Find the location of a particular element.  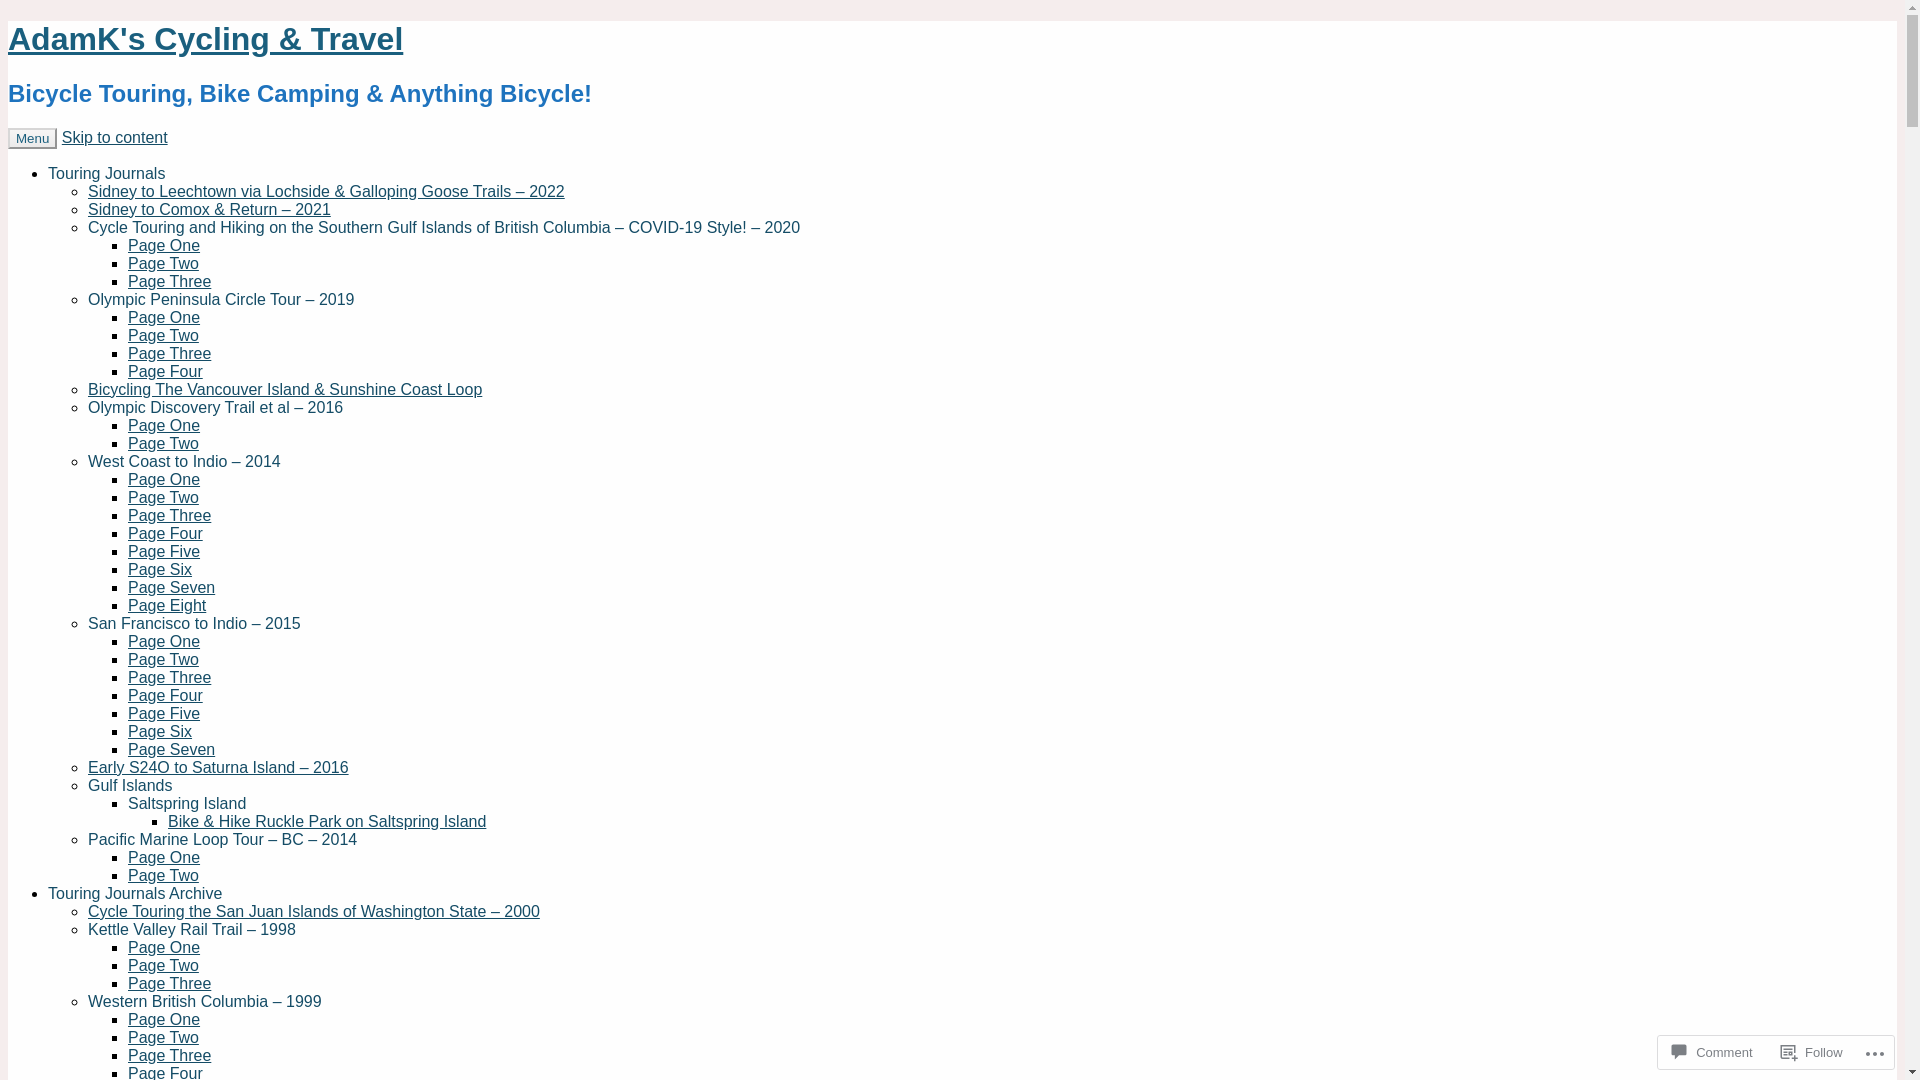

'Page Two' is located at coordinates (163, 262).